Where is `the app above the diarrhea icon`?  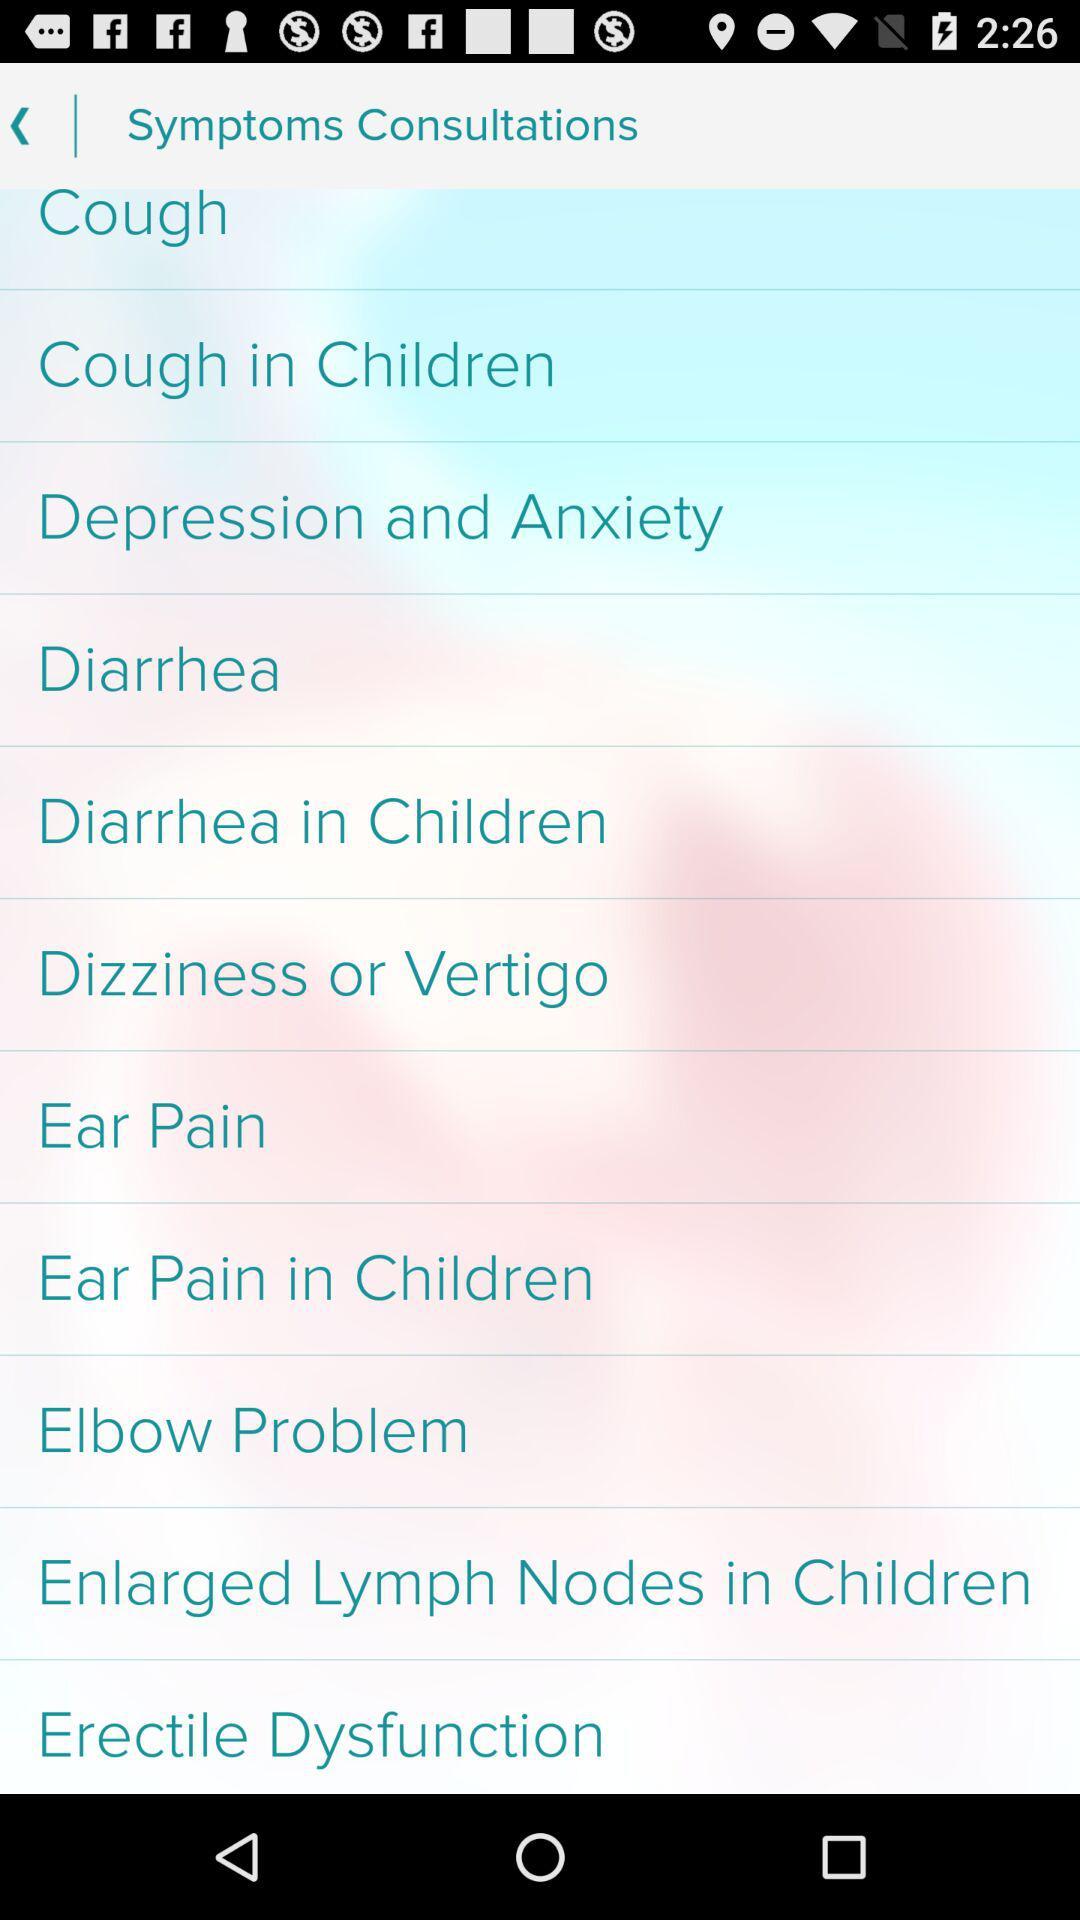 the app above the diarrhea icon is located at coordinates (540, 517).